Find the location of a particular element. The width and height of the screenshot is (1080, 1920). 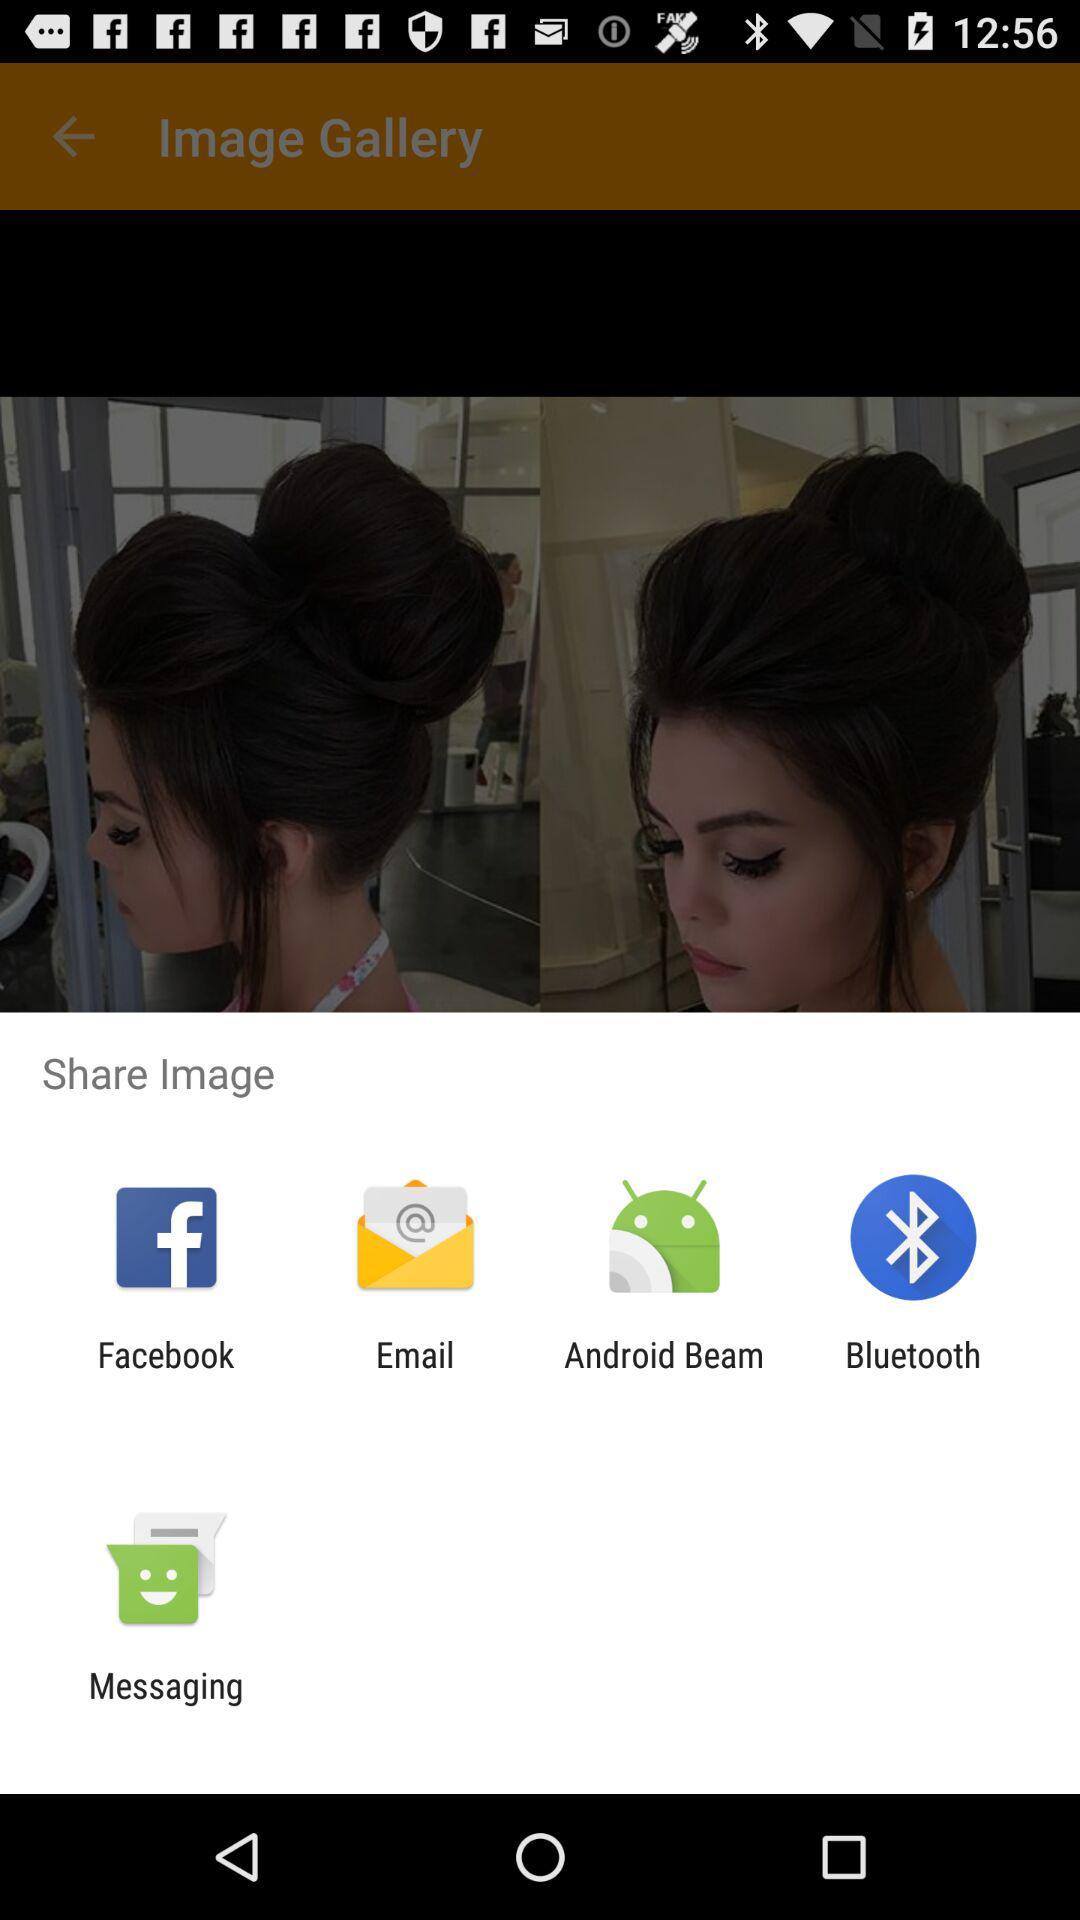

item next to the email icon is located at coordinates (165, 1374).